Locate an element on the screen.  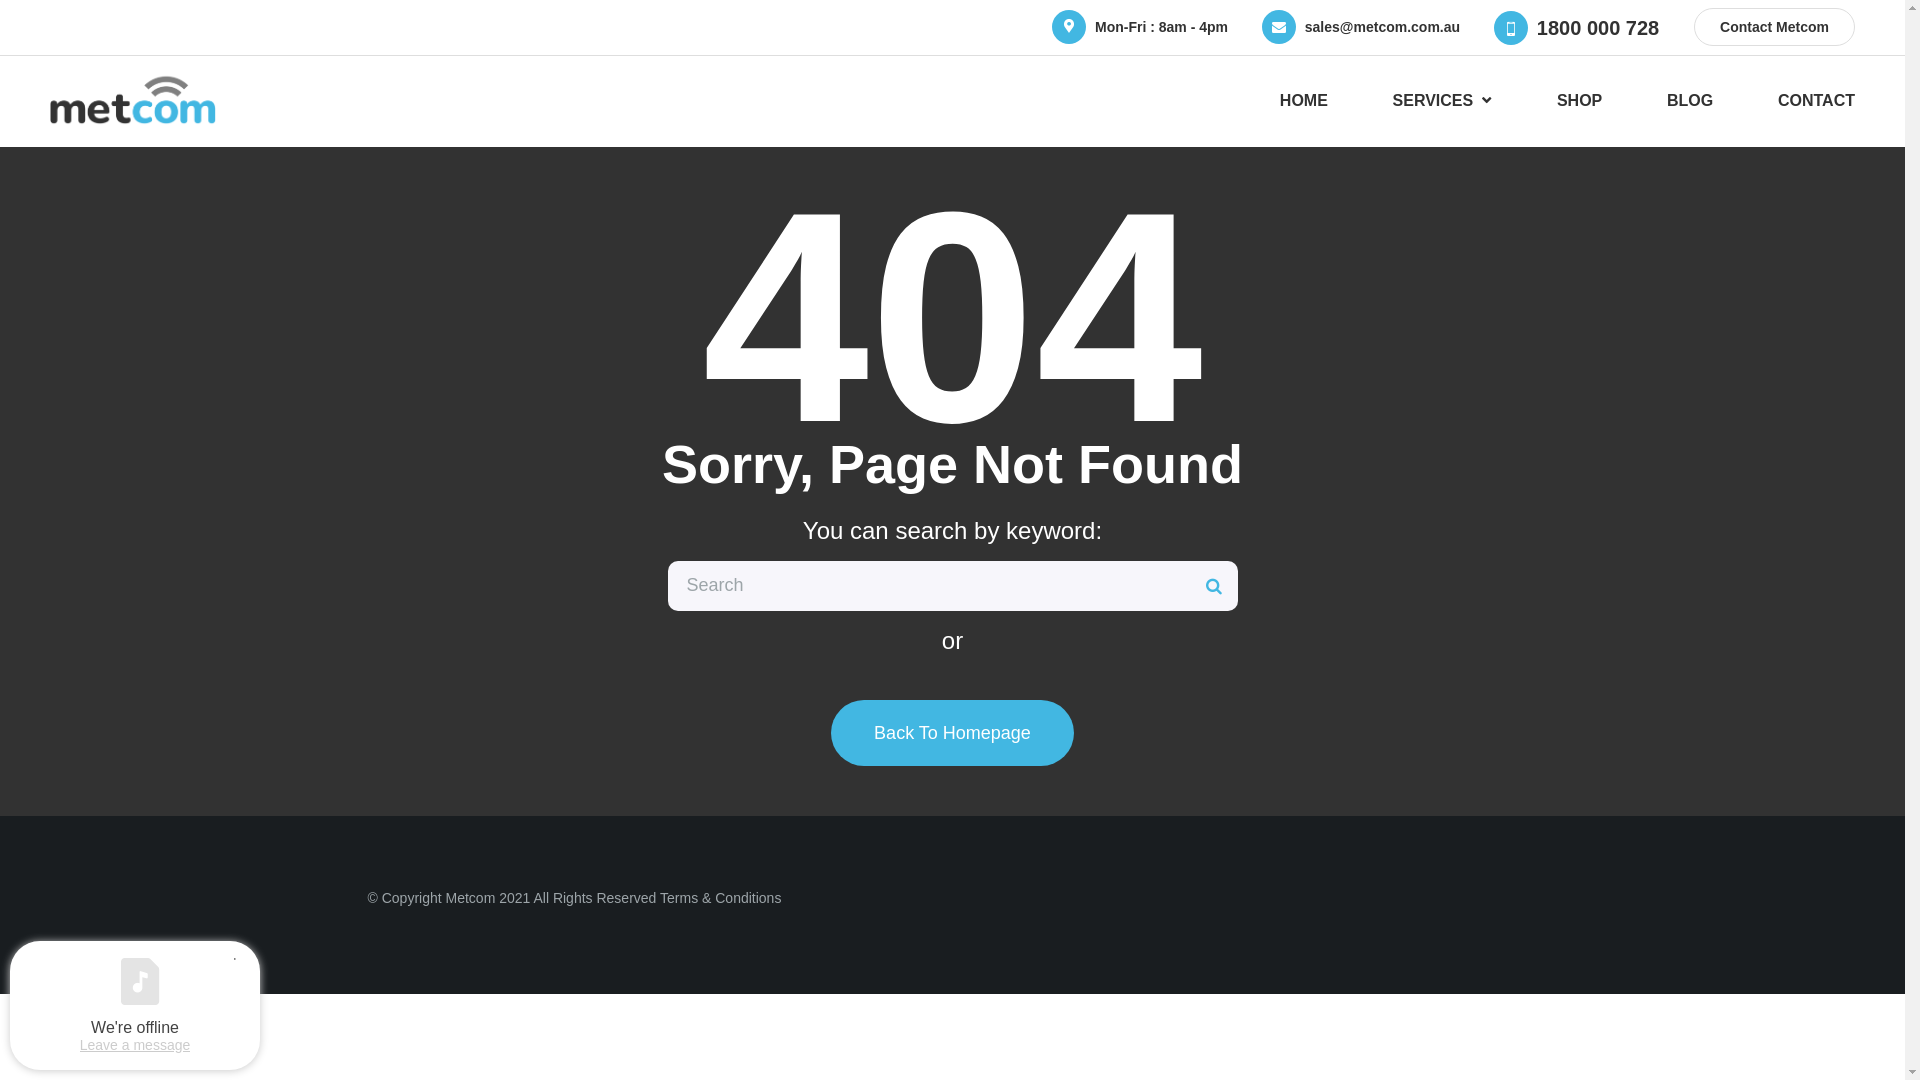
'Back To Homepage' is located at coordinates (830, 732).